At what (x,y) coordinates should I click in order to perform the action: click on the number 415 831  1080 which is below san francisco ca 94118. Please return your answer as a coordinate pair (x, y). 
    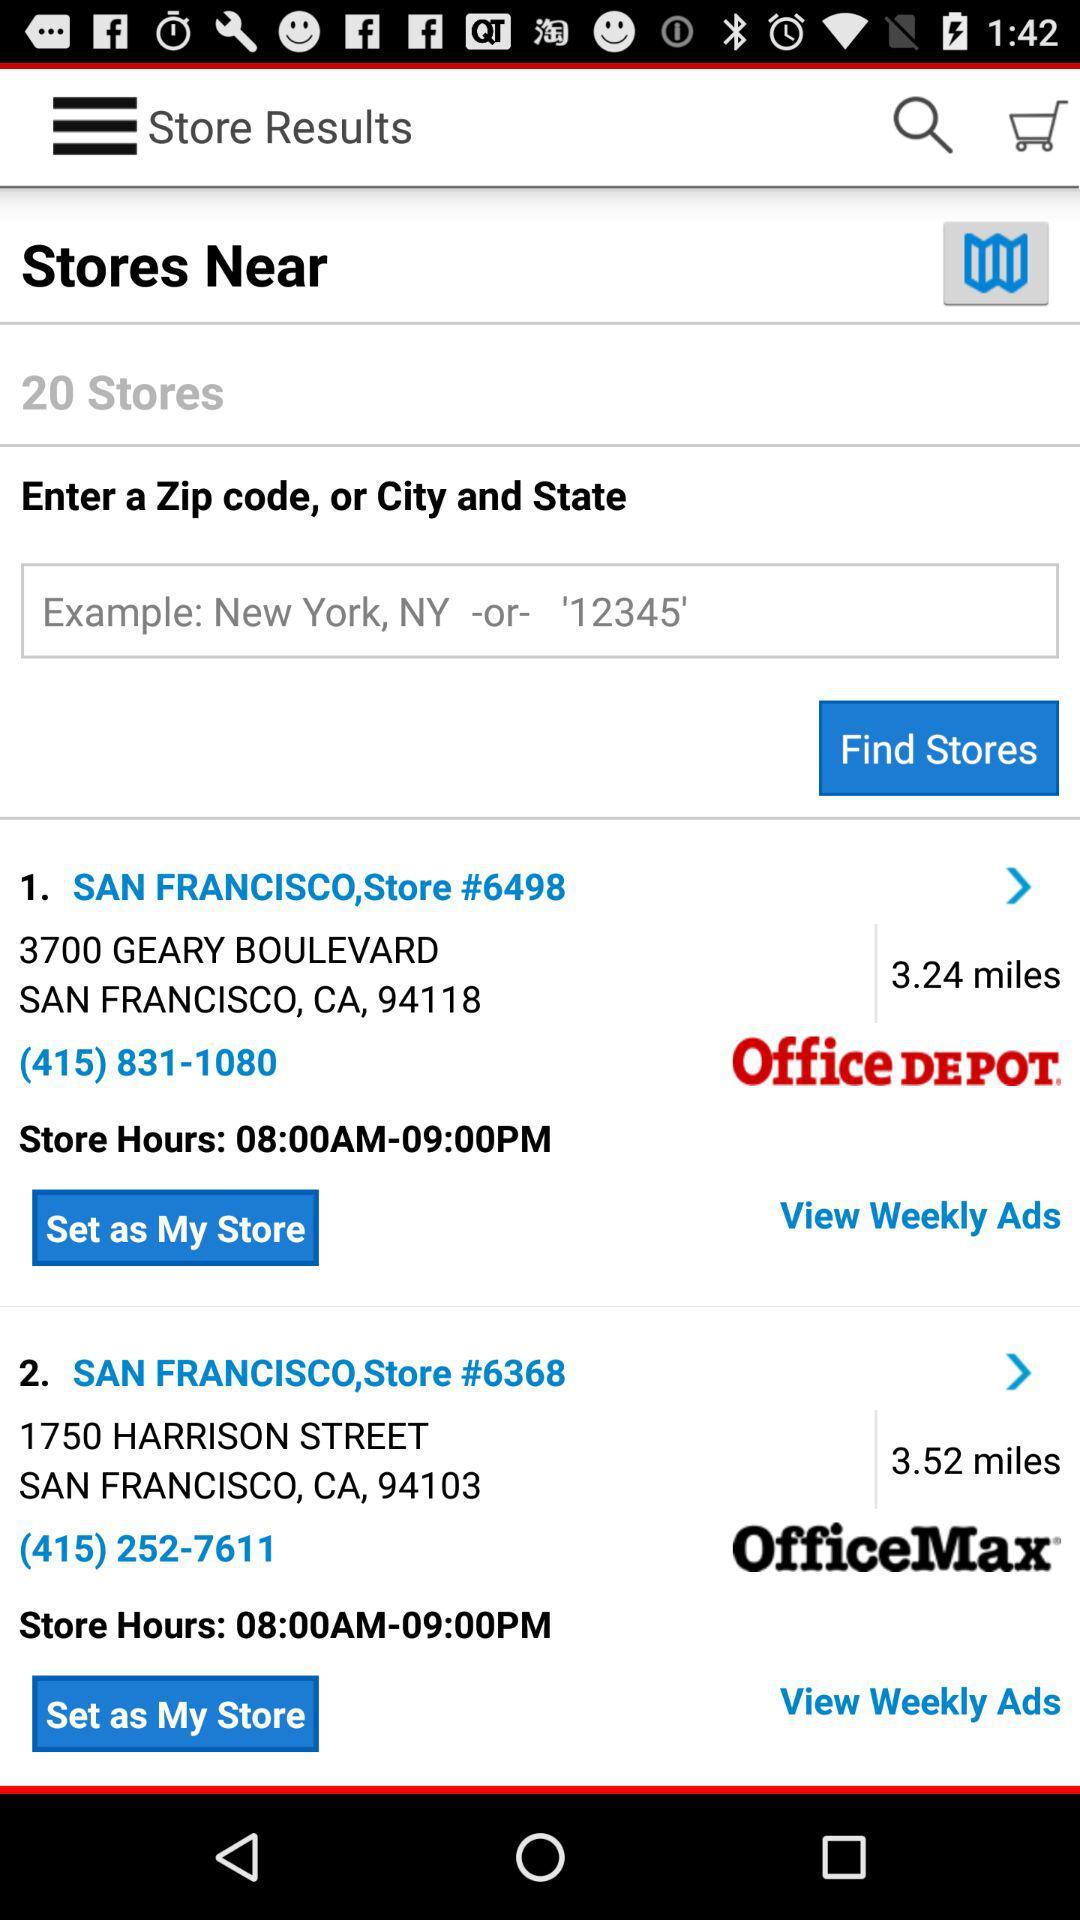
    Looking at the image, I should click on (147, 1060).